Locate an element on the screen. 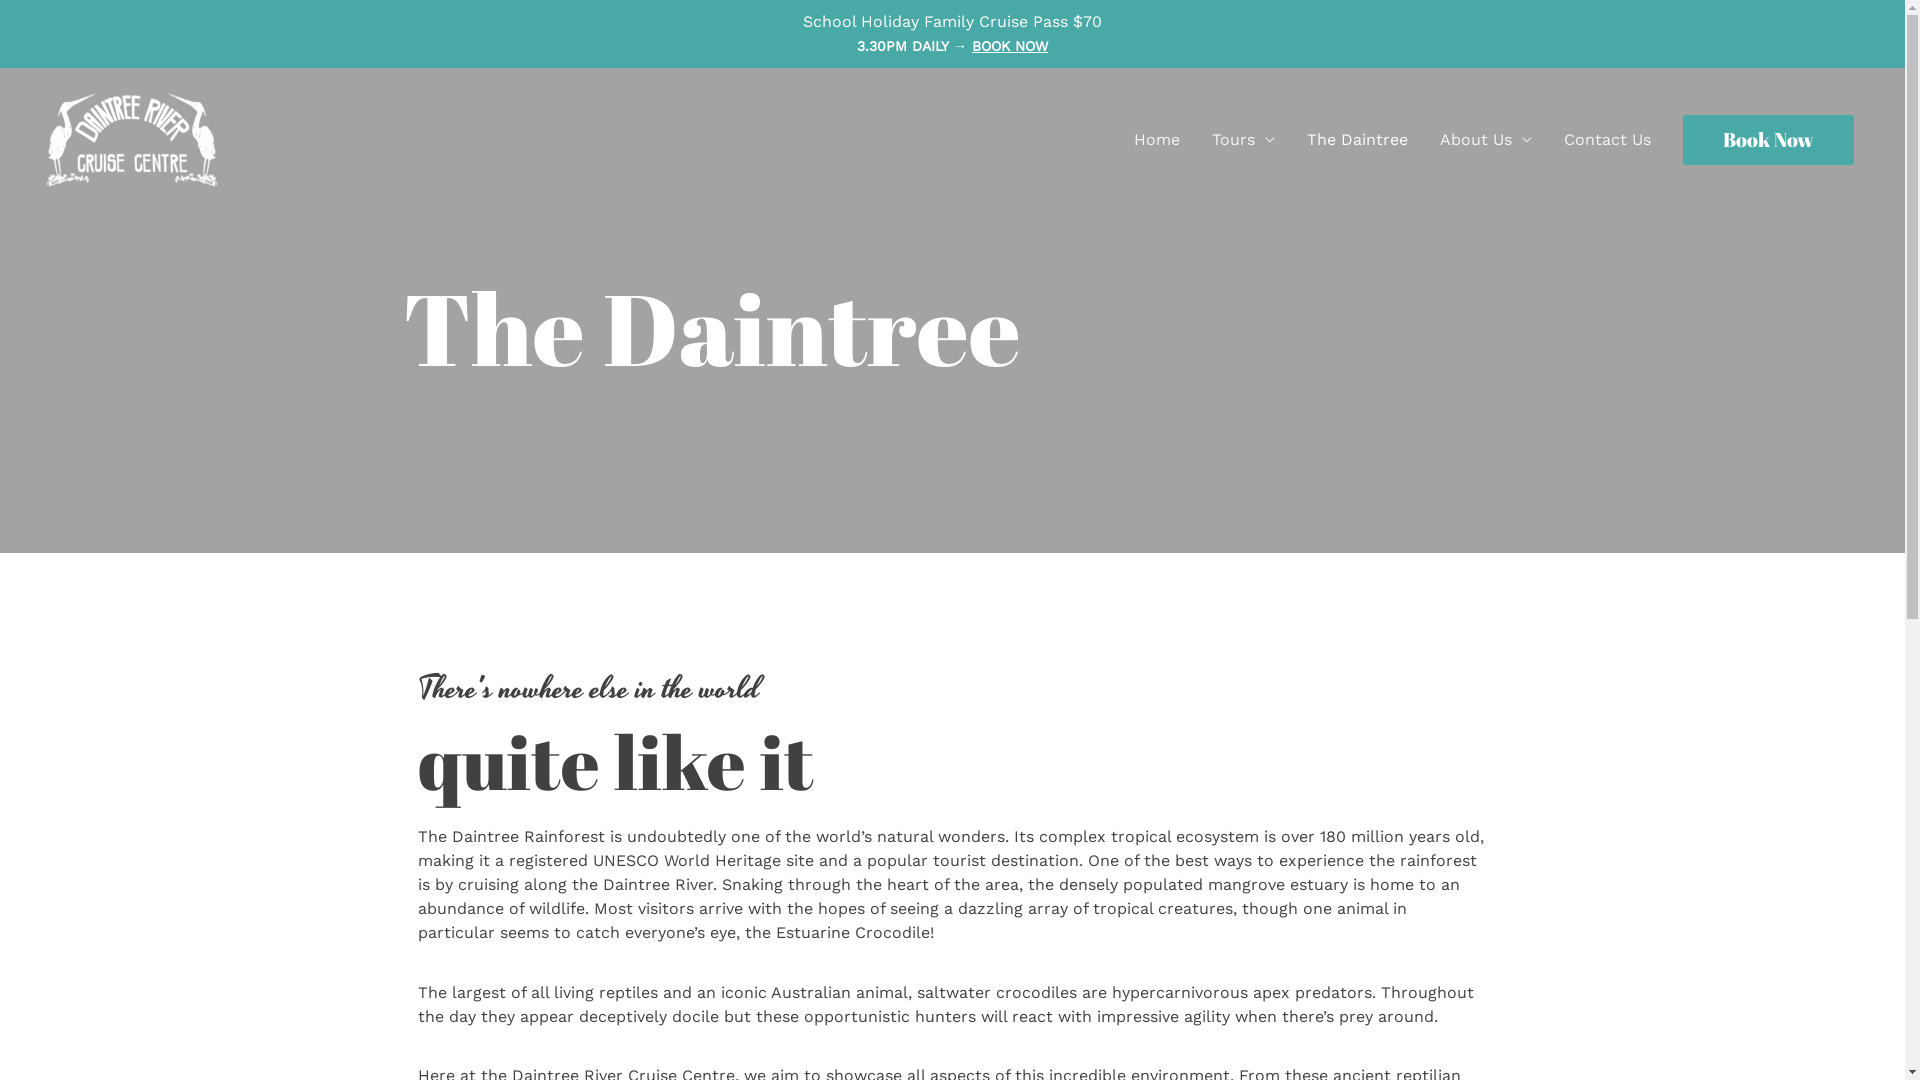  'Book Now' is located at coordinates (1768, 138).